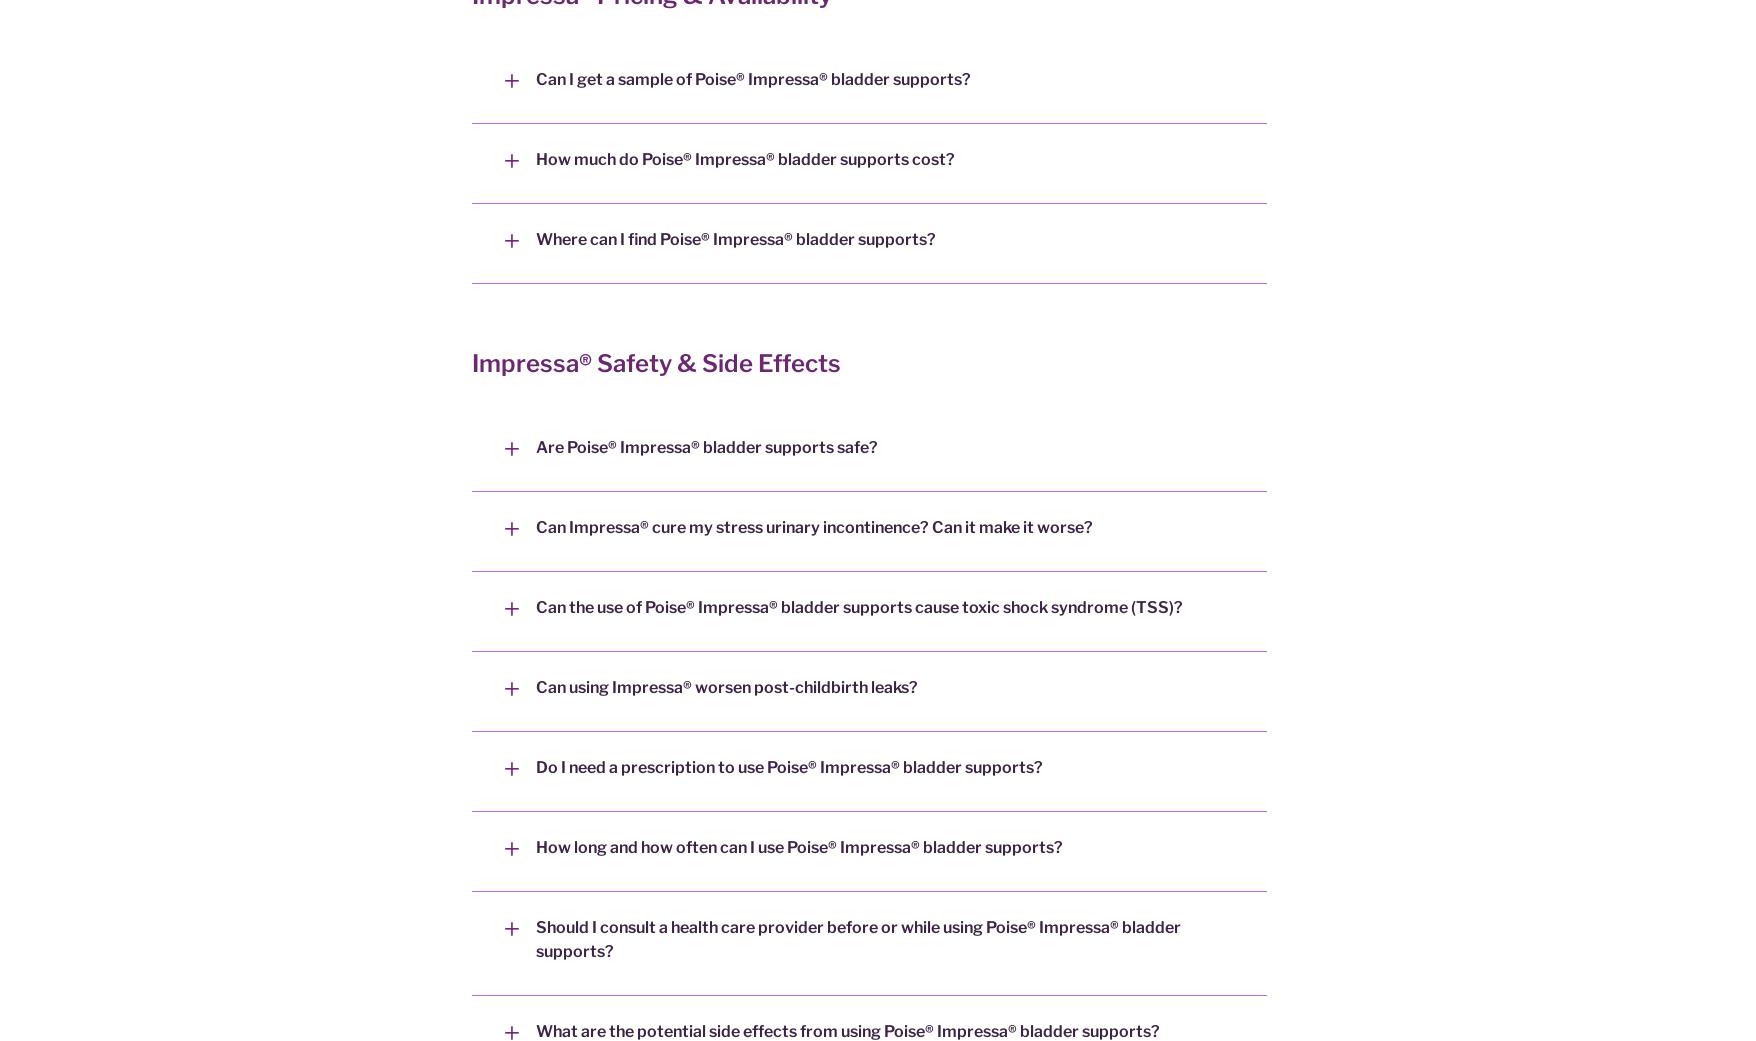  What do you see at coordinates (846, 1031) in the screenshot?
I see `'What are the potential side effects from using Poise® Impressa® bladder supports?'` at bounding box center [846, 1031].